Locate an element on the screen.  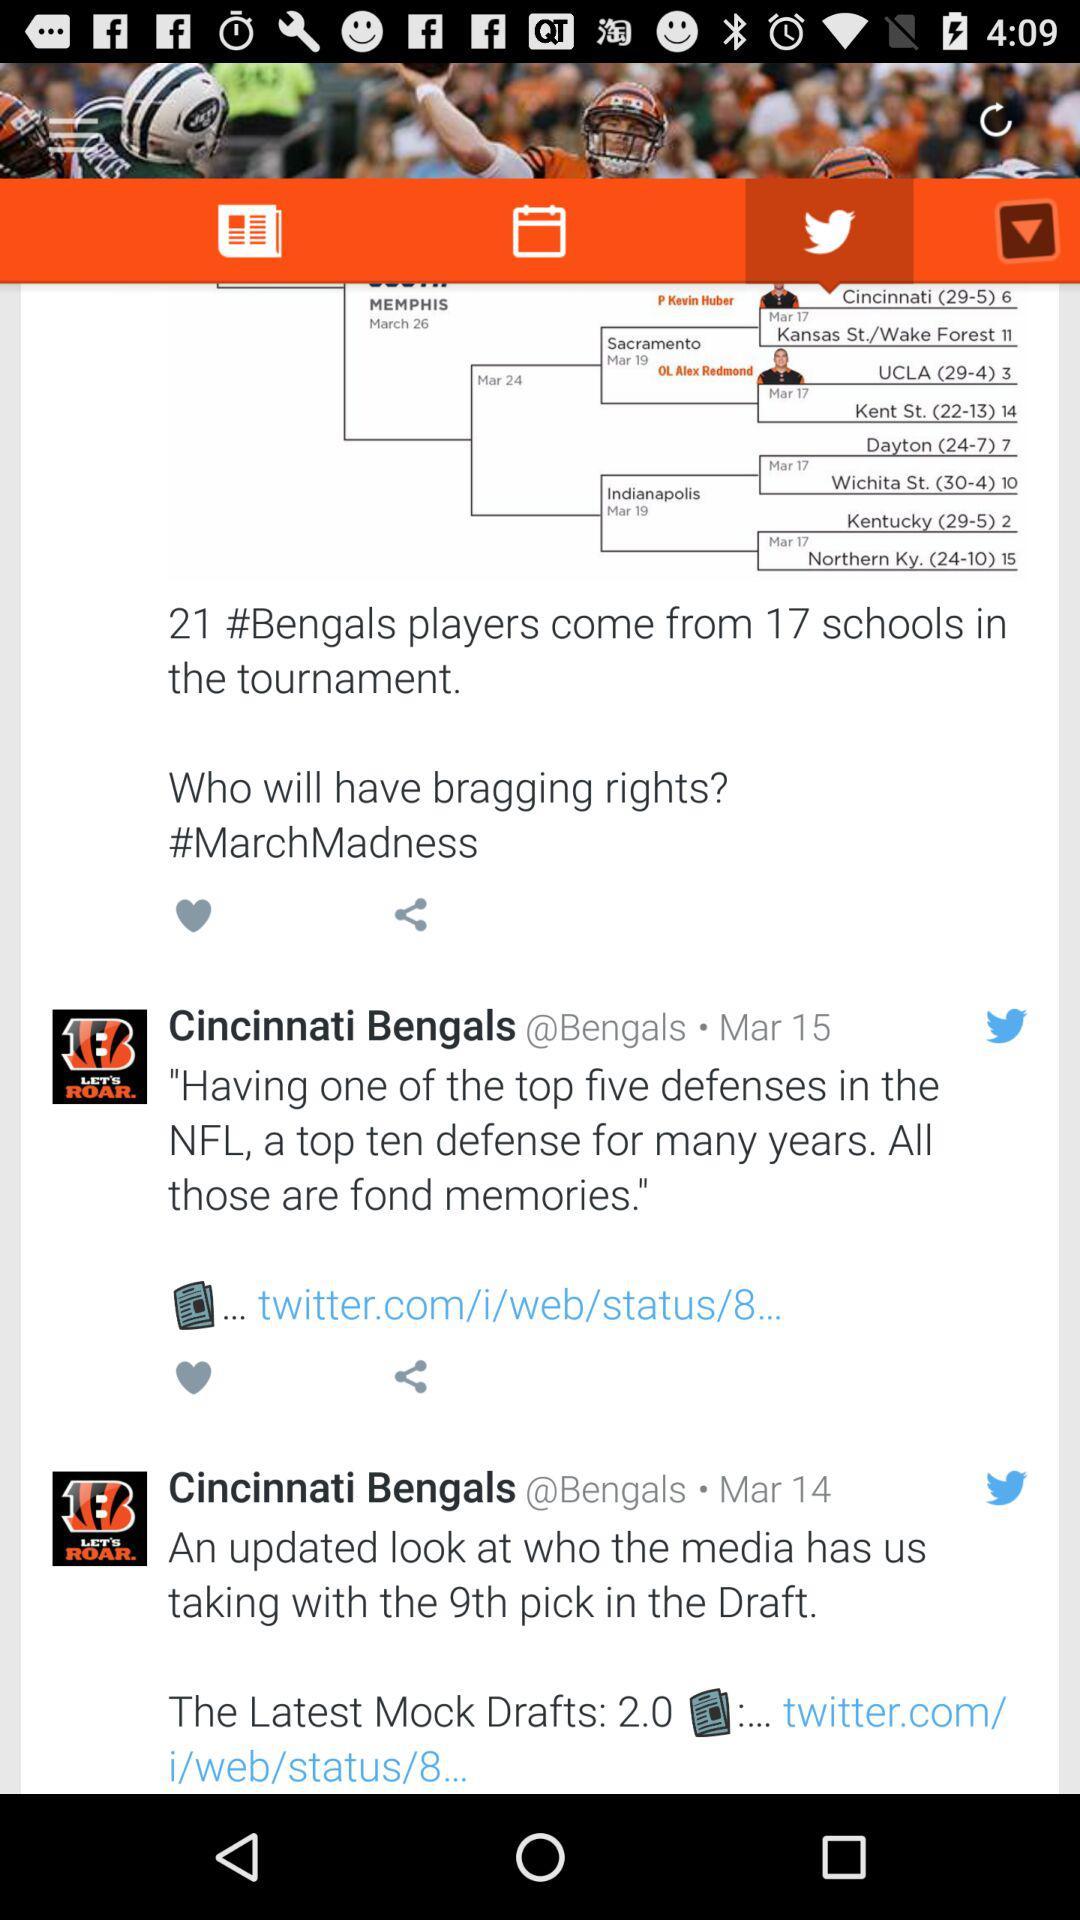
the having one of item is located at coordinates (596, 1193).